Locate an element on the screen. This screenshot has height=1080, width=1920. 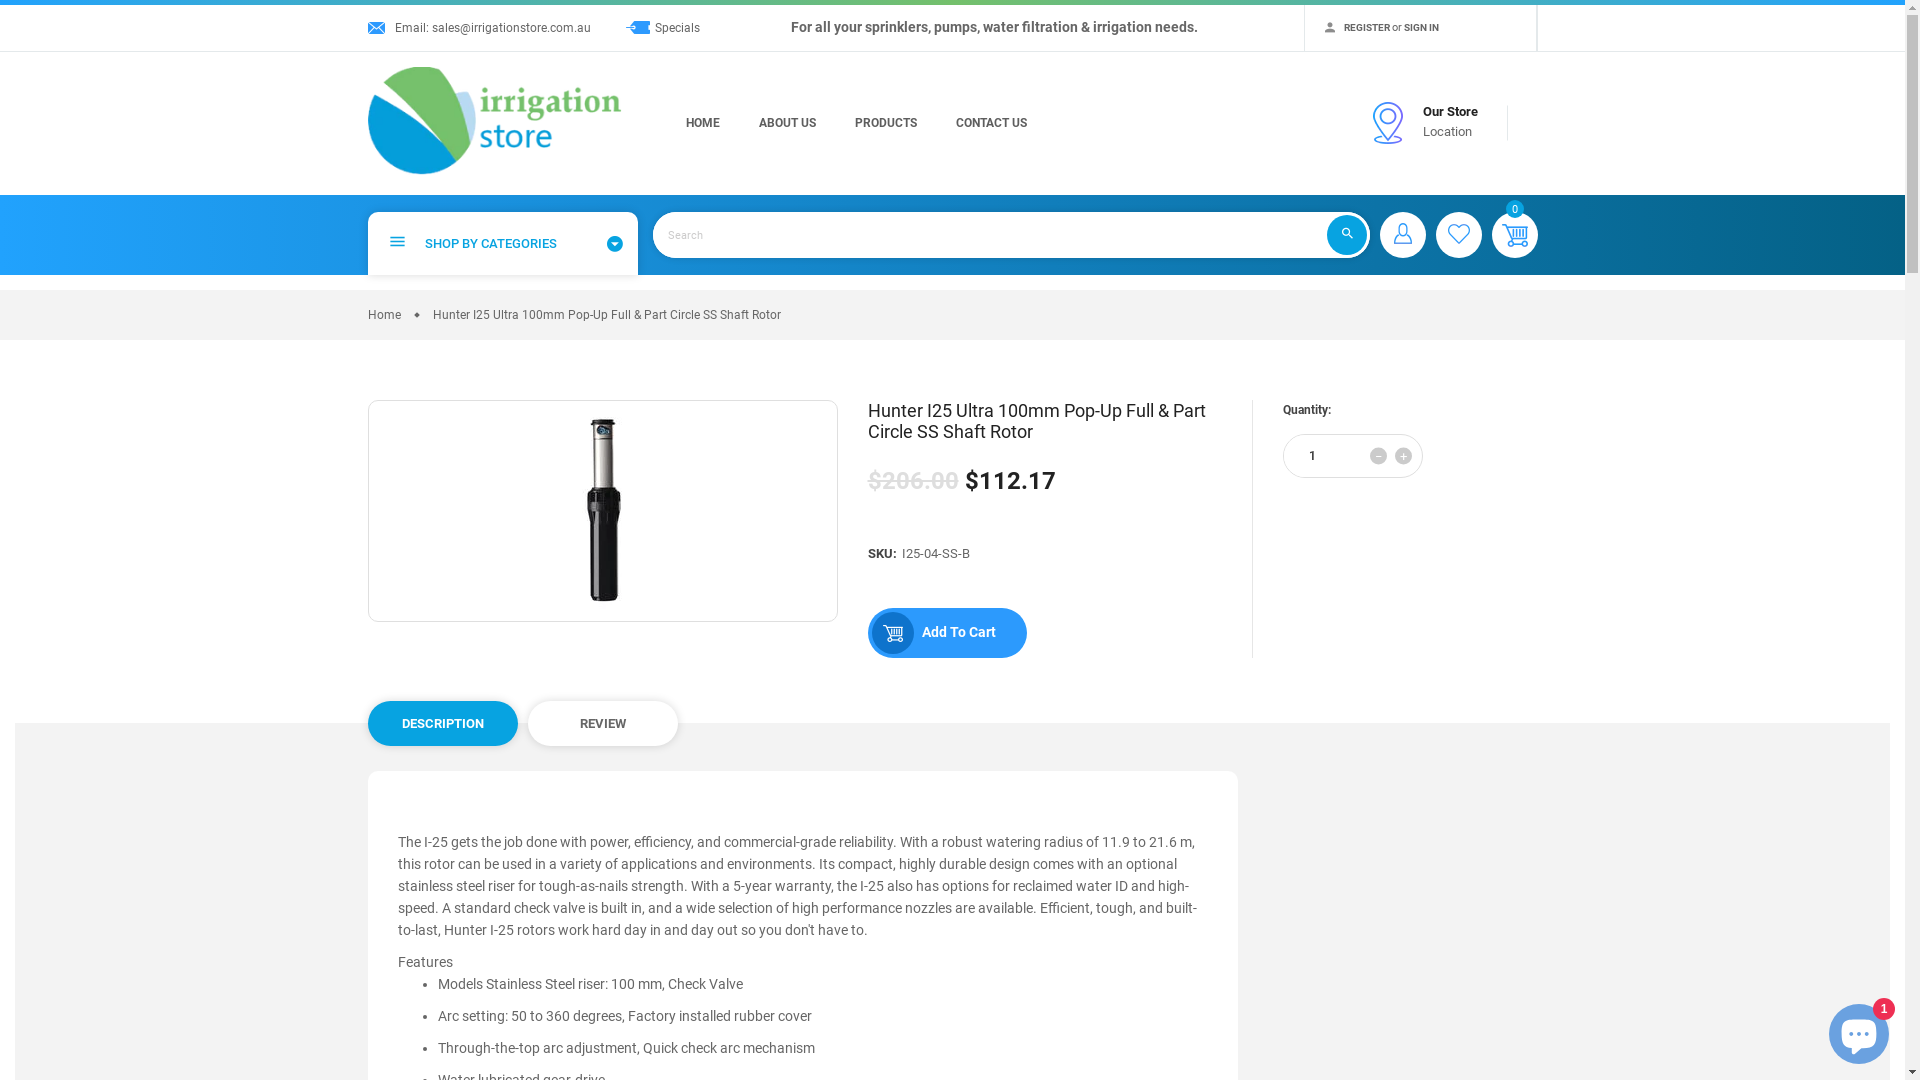
'sales@irrigationstore.com.au' is located at coordinates (431, 27).